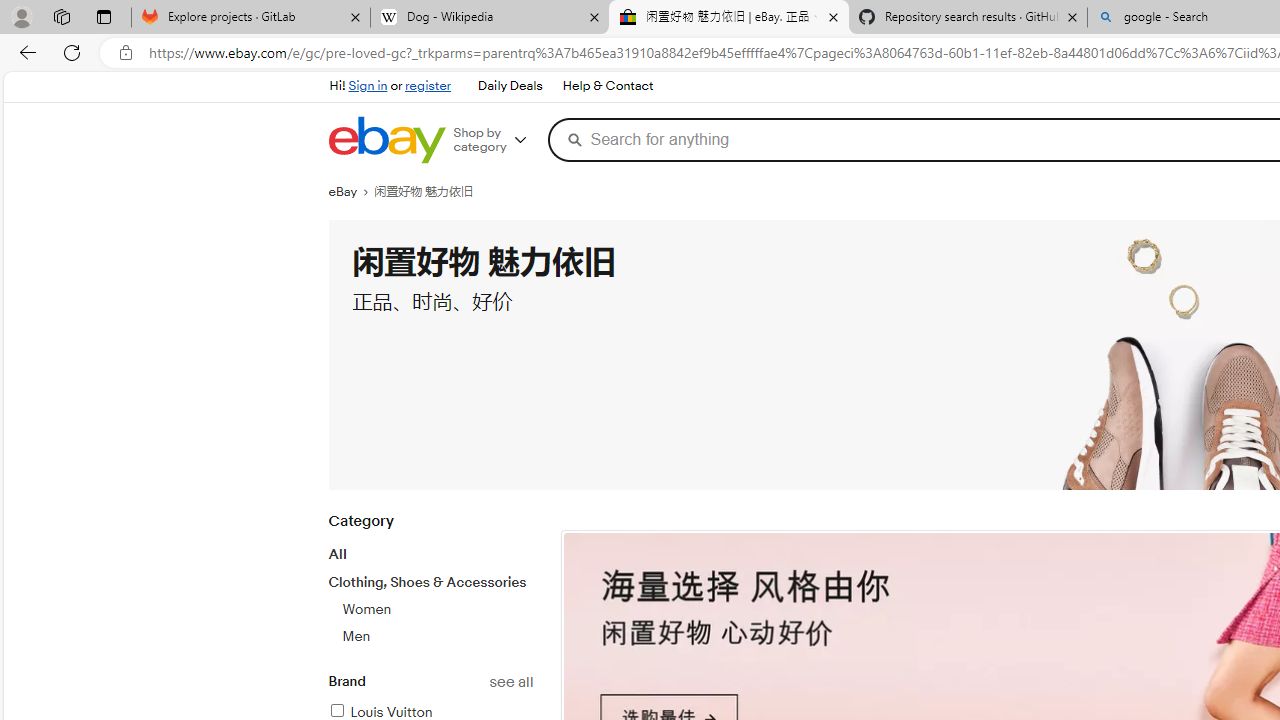  I want to click on 'Clothing, Shoes & AccessoriesWomenMen', so click(429, 608).